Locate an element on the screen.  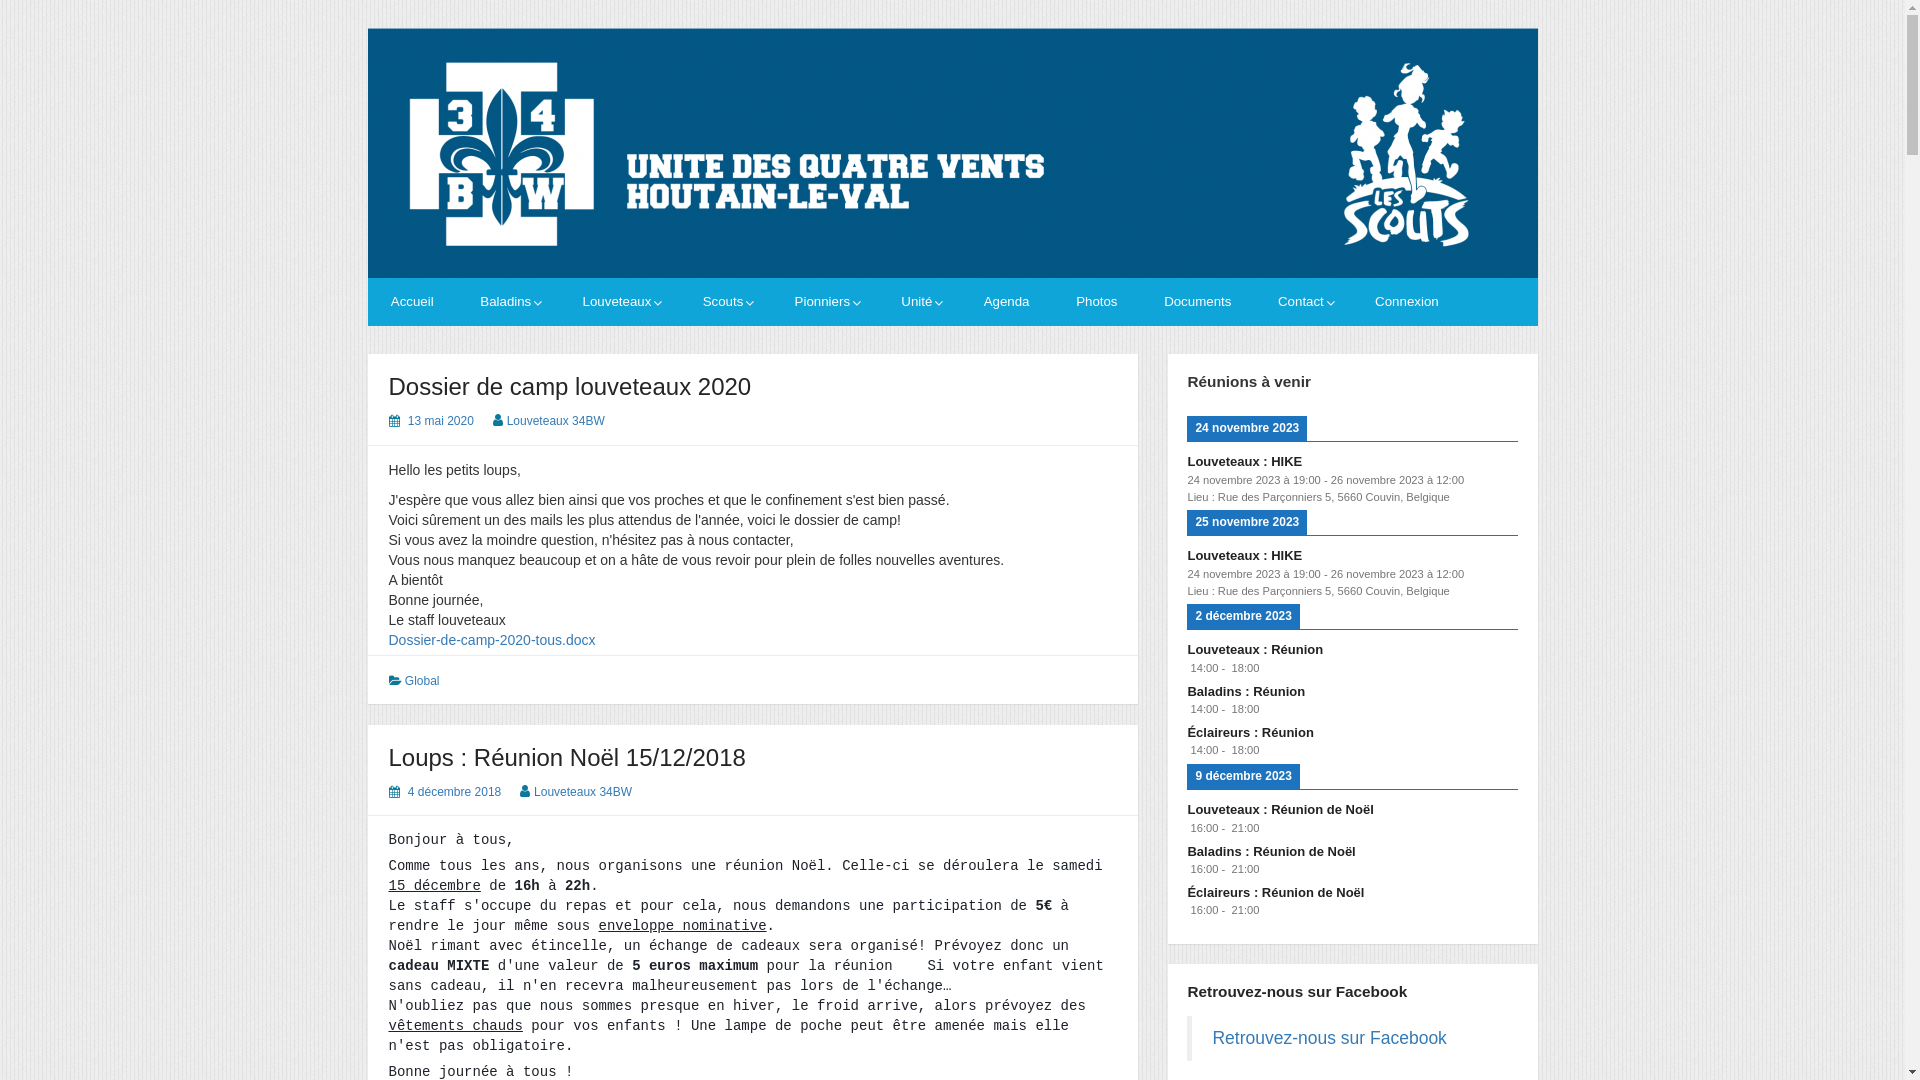
'Scouts' is located at coordinates (723, 301).